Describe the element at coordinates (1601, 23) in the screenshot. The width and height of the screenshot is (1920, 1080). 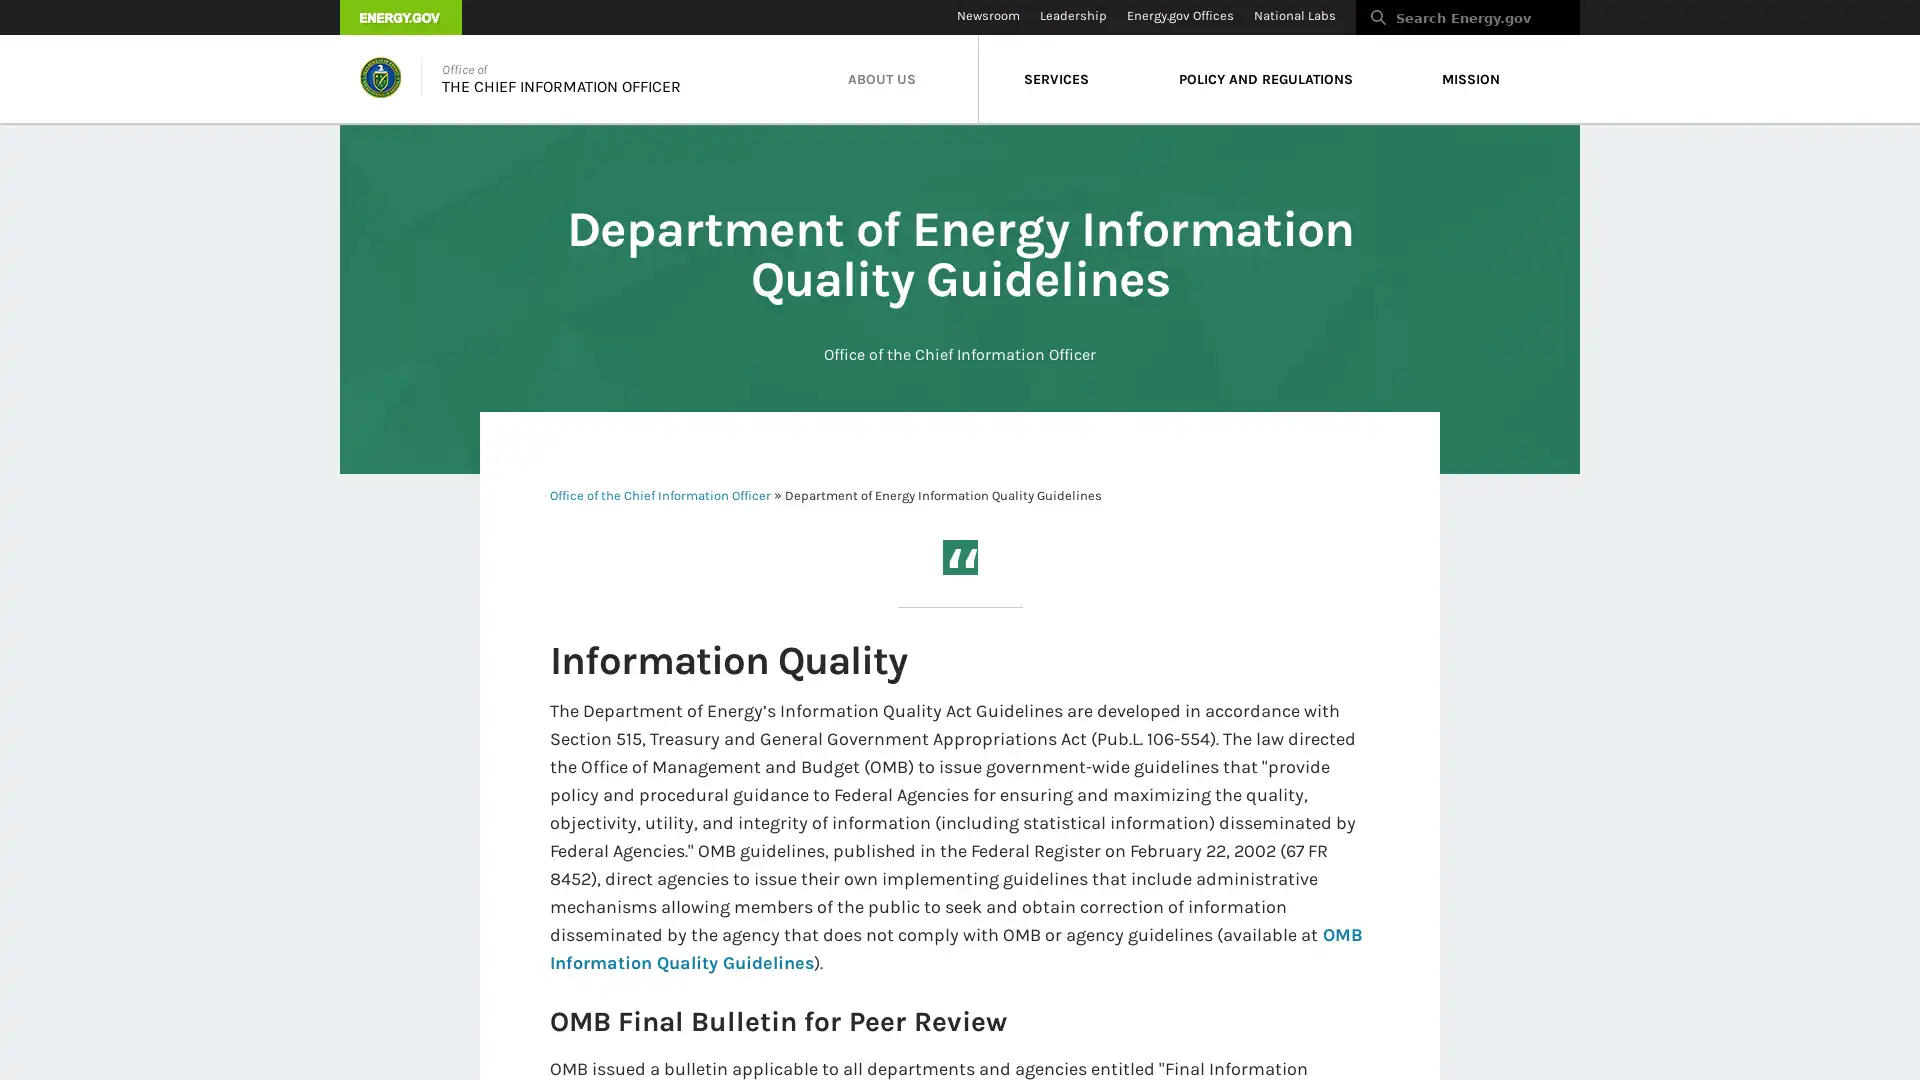
I see `SEARCH` at that location.